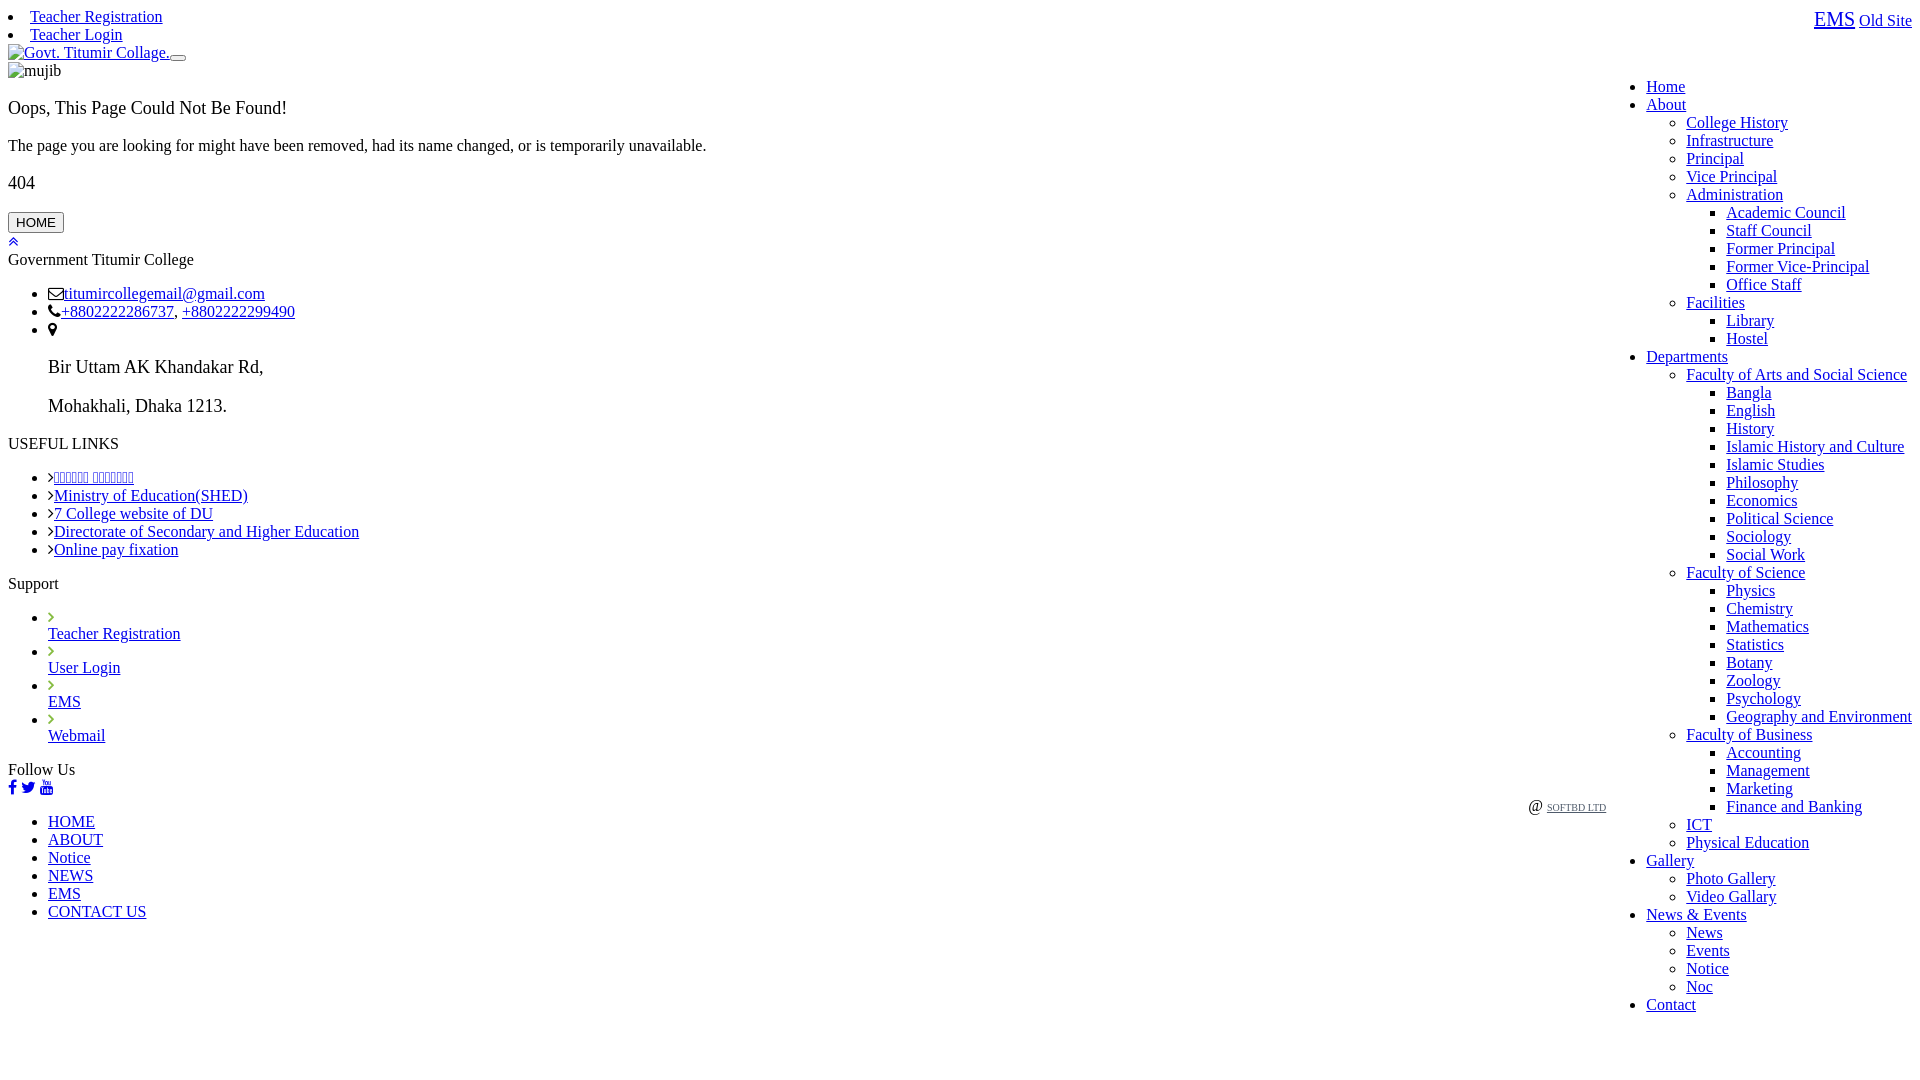 The height and width of the screenshot is (1080, 1920). I want to click on 'Islamic Studies', so click(1725, 464).